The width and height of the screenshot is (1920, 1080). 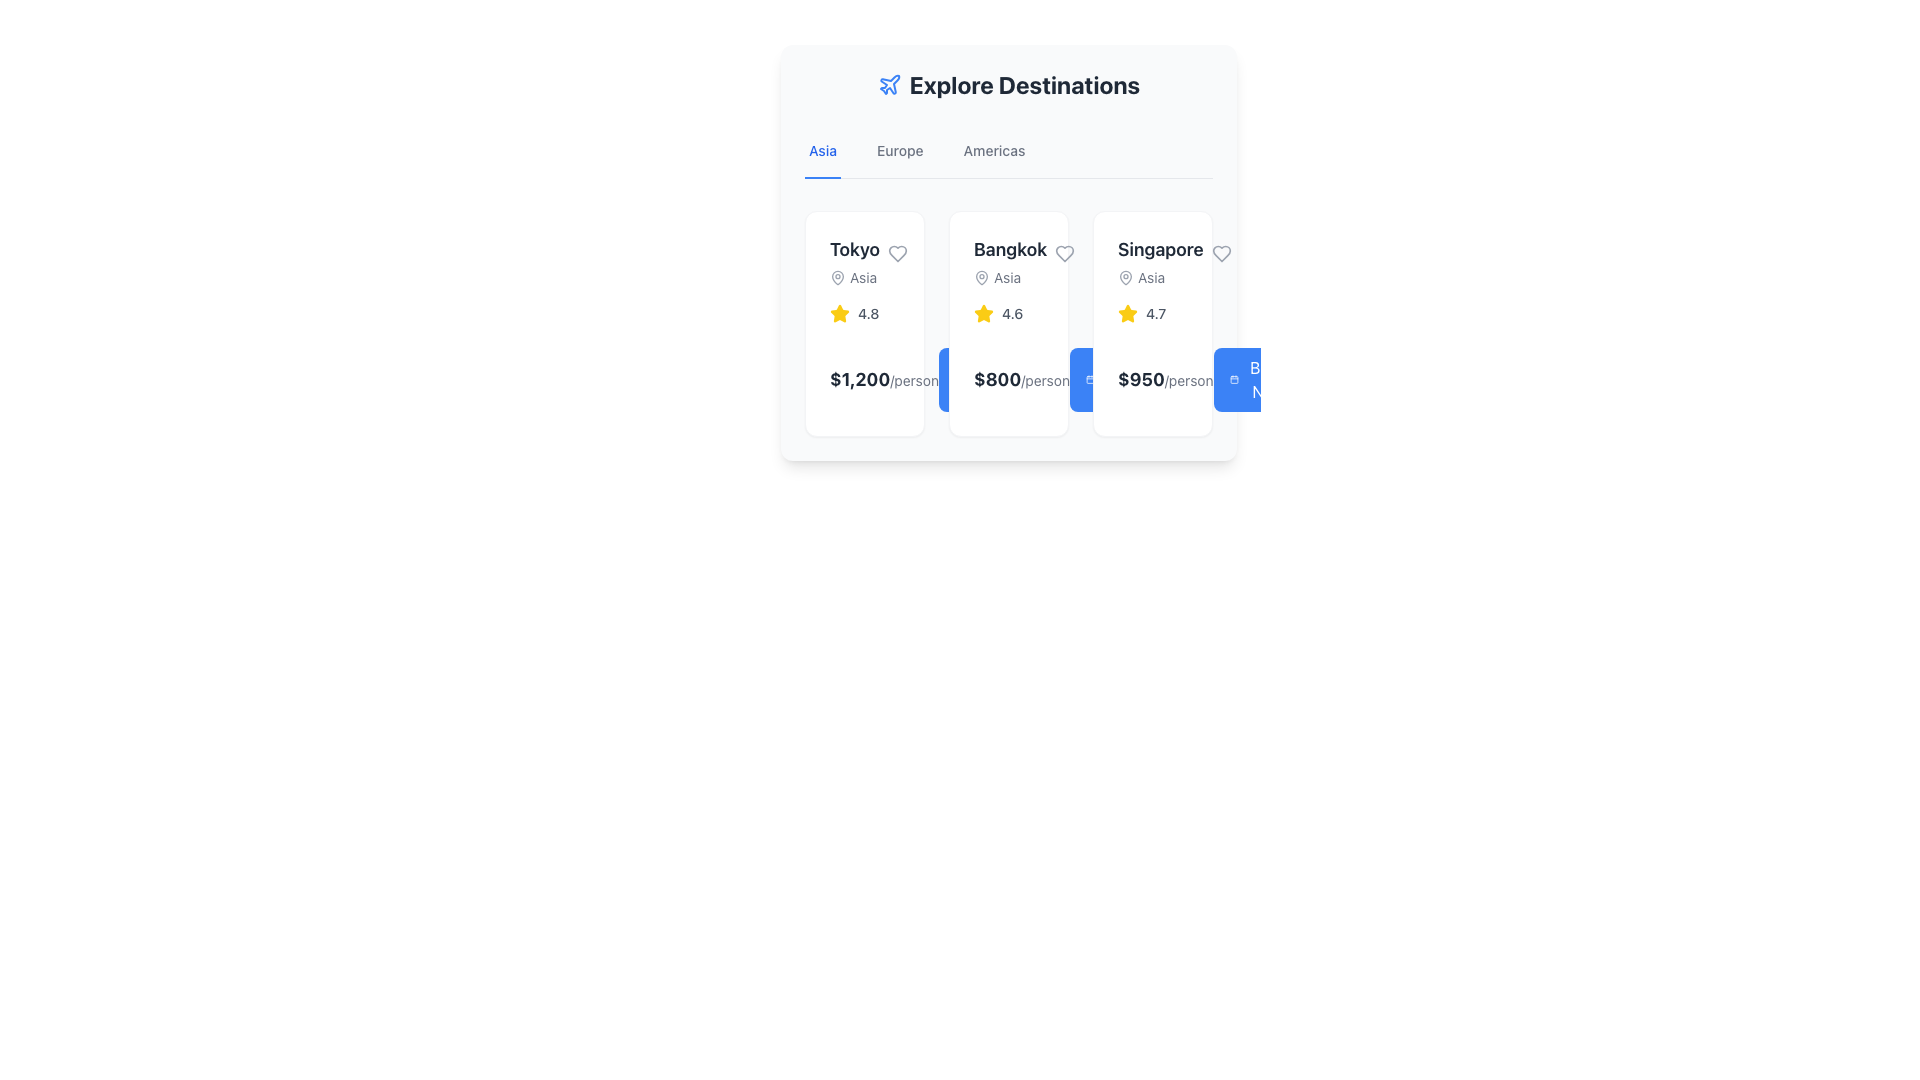 I want to click on the Rating Indicator that displays the rating of the destination 'Bangkok', which is located within the 'Bangkok' card, positioned below the location details and above the pricing information, so click(x=1008, y=313).